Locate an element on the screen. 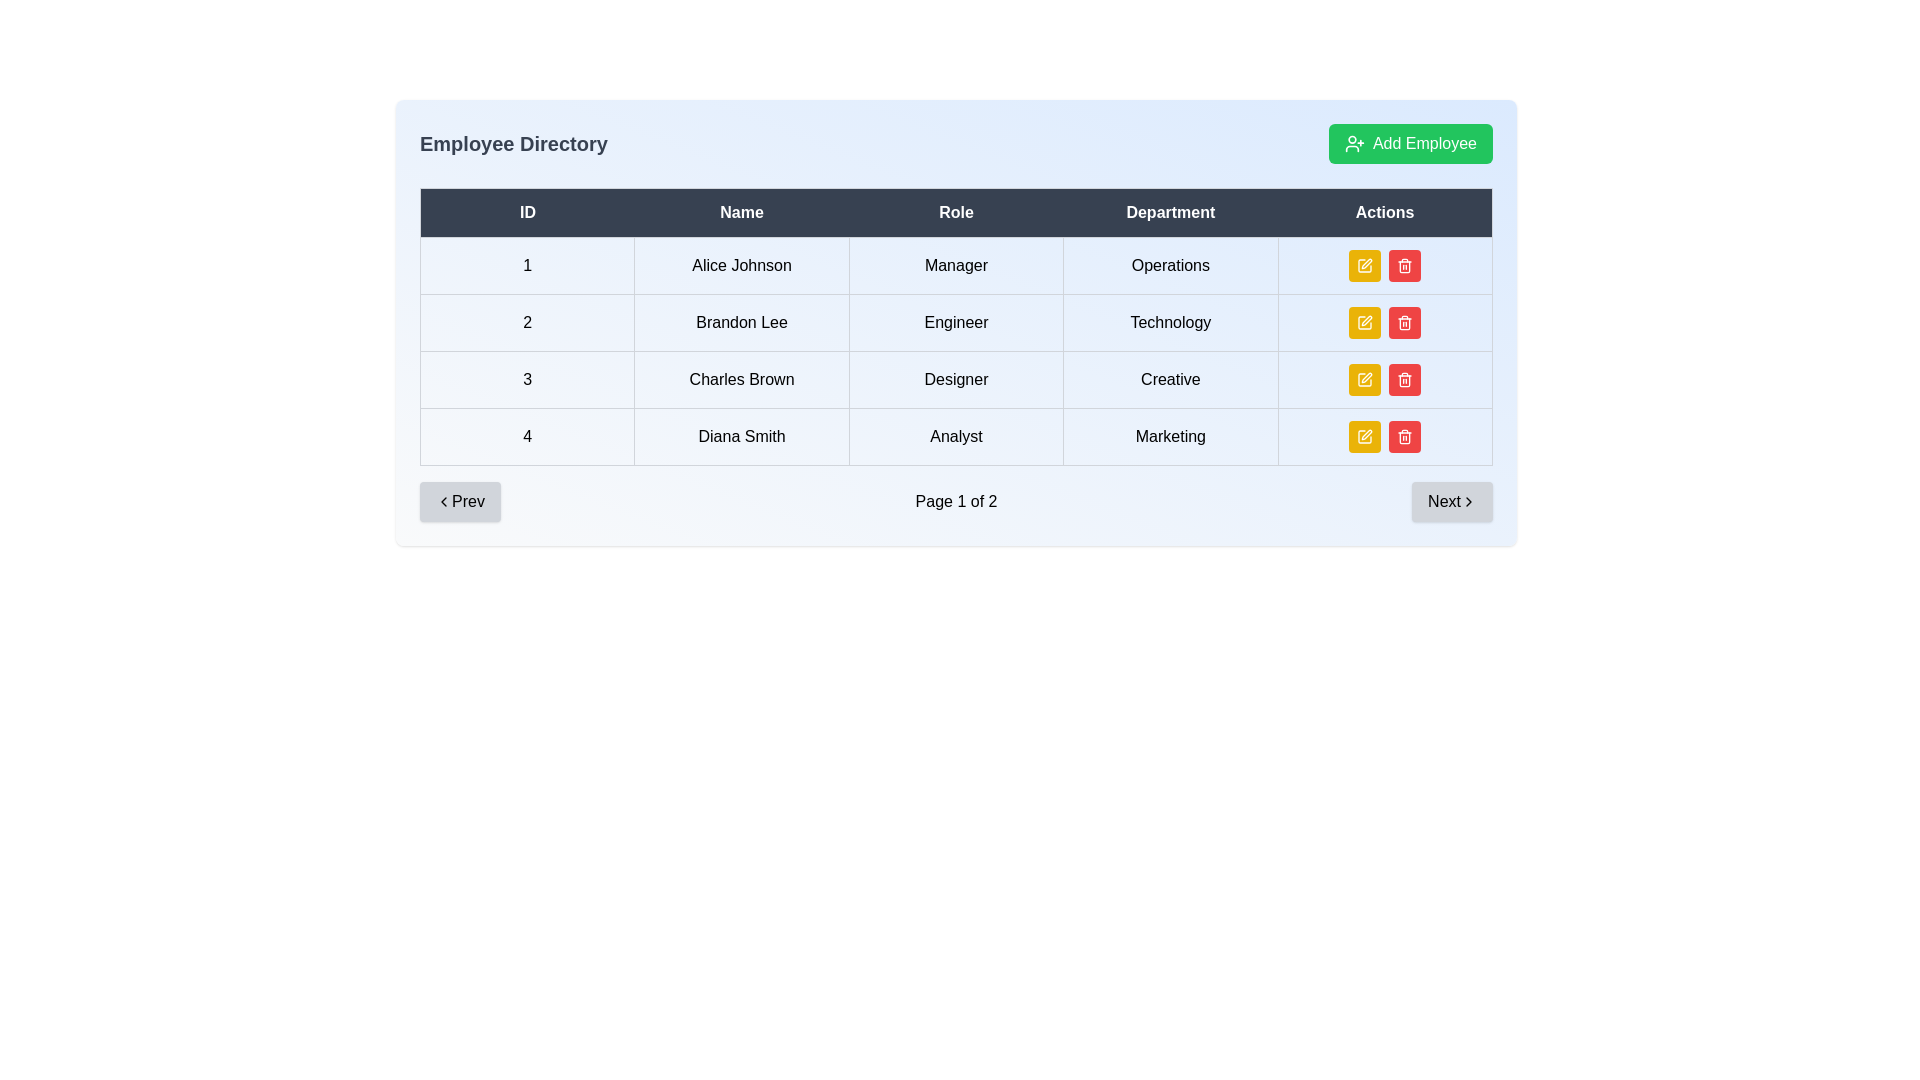  the edit icon button located in the third row of the Action column in the Employee Directory table to initiate an edit action for the row corresponding to 'Charles Brown' is located at coordinates (1364, 380).